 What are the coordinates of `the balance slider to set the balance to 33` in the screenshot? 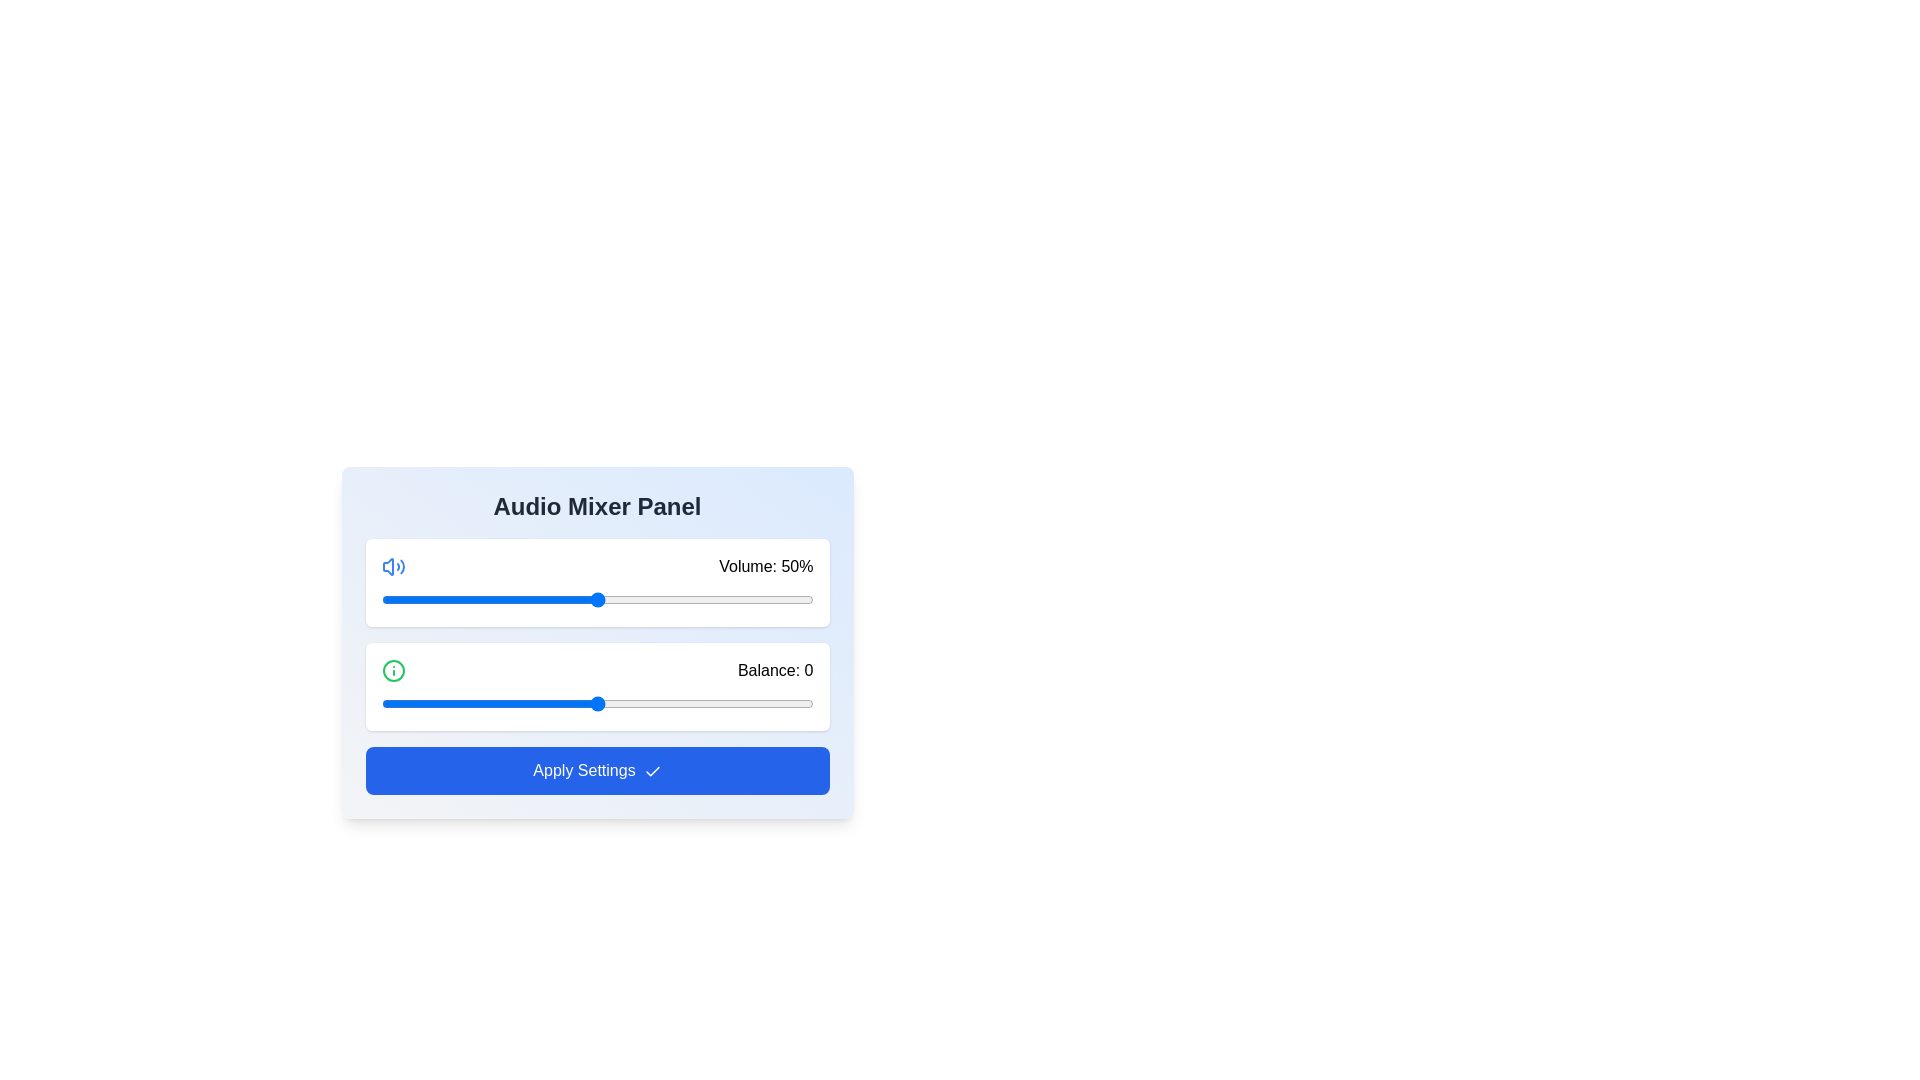 It's located at (738, 703).